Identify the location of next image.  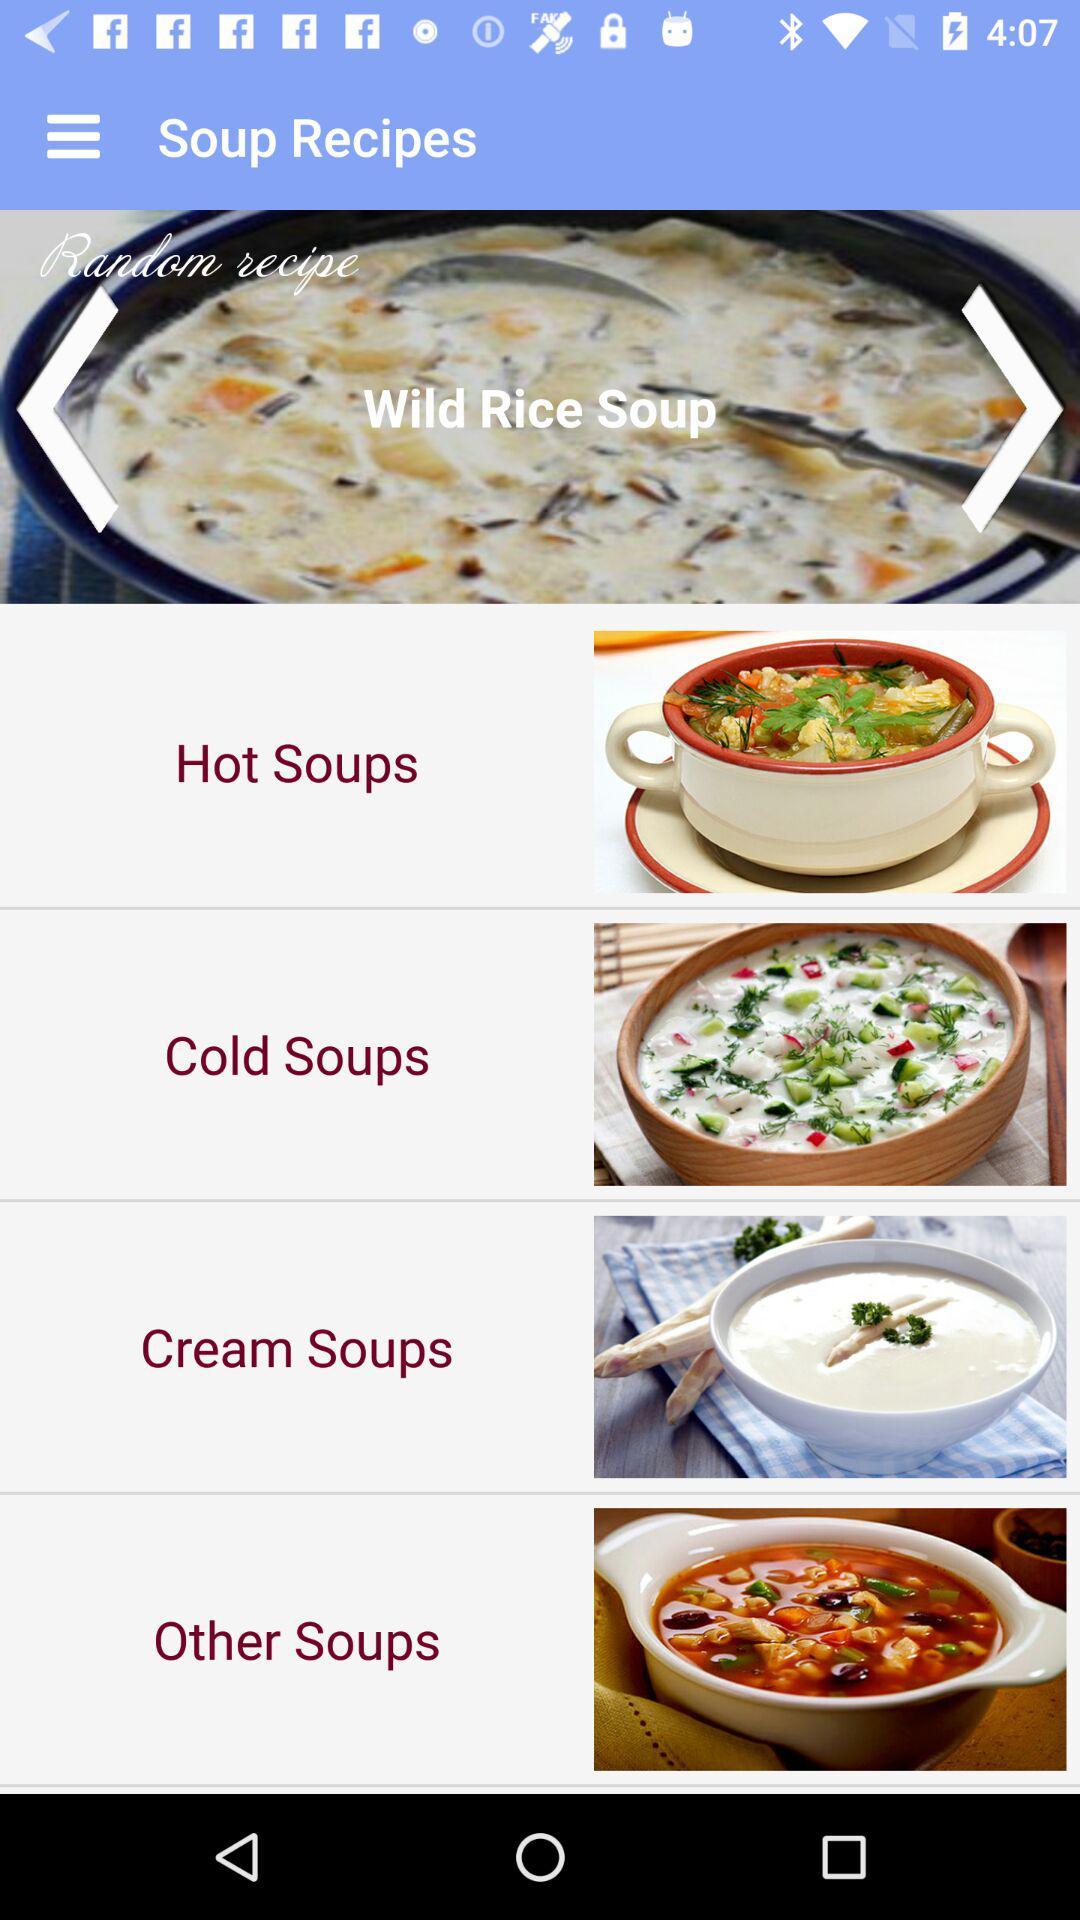
(1014, 405).